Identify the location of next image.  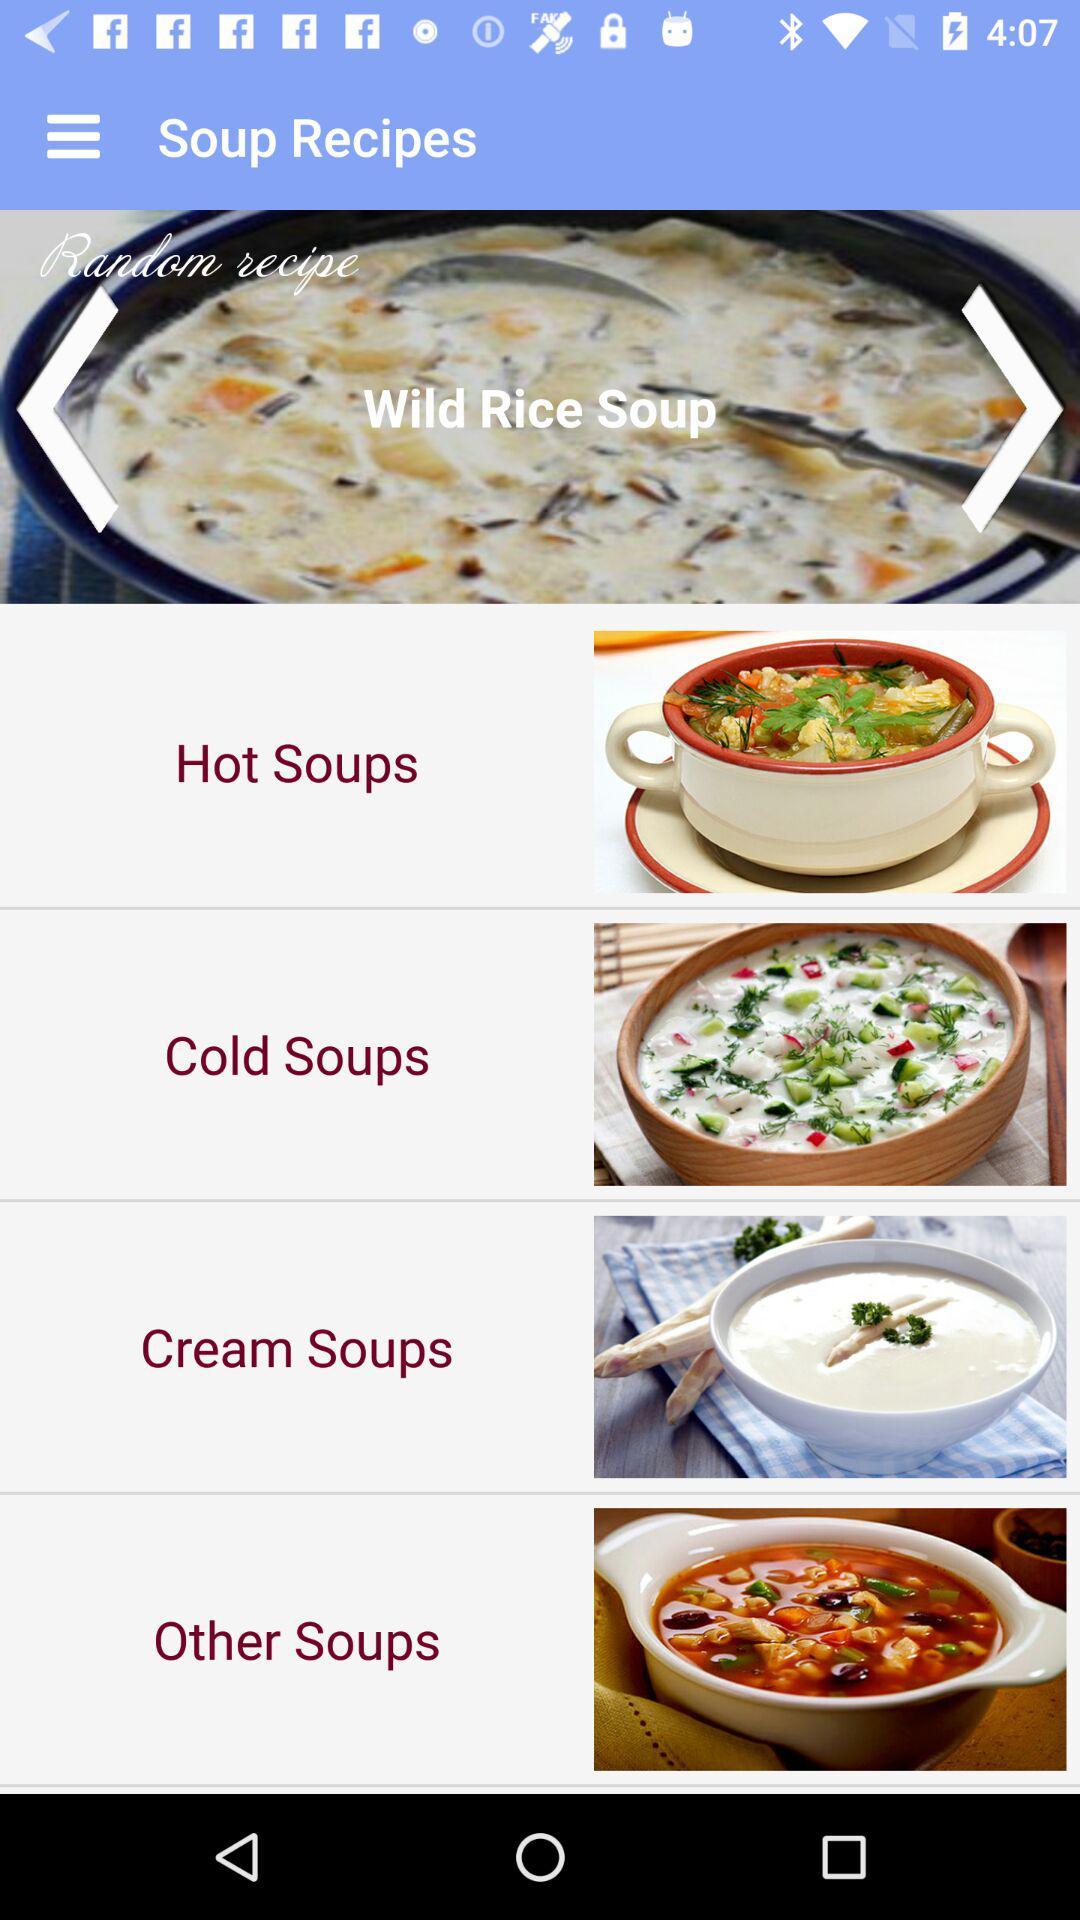
(1014, 405).